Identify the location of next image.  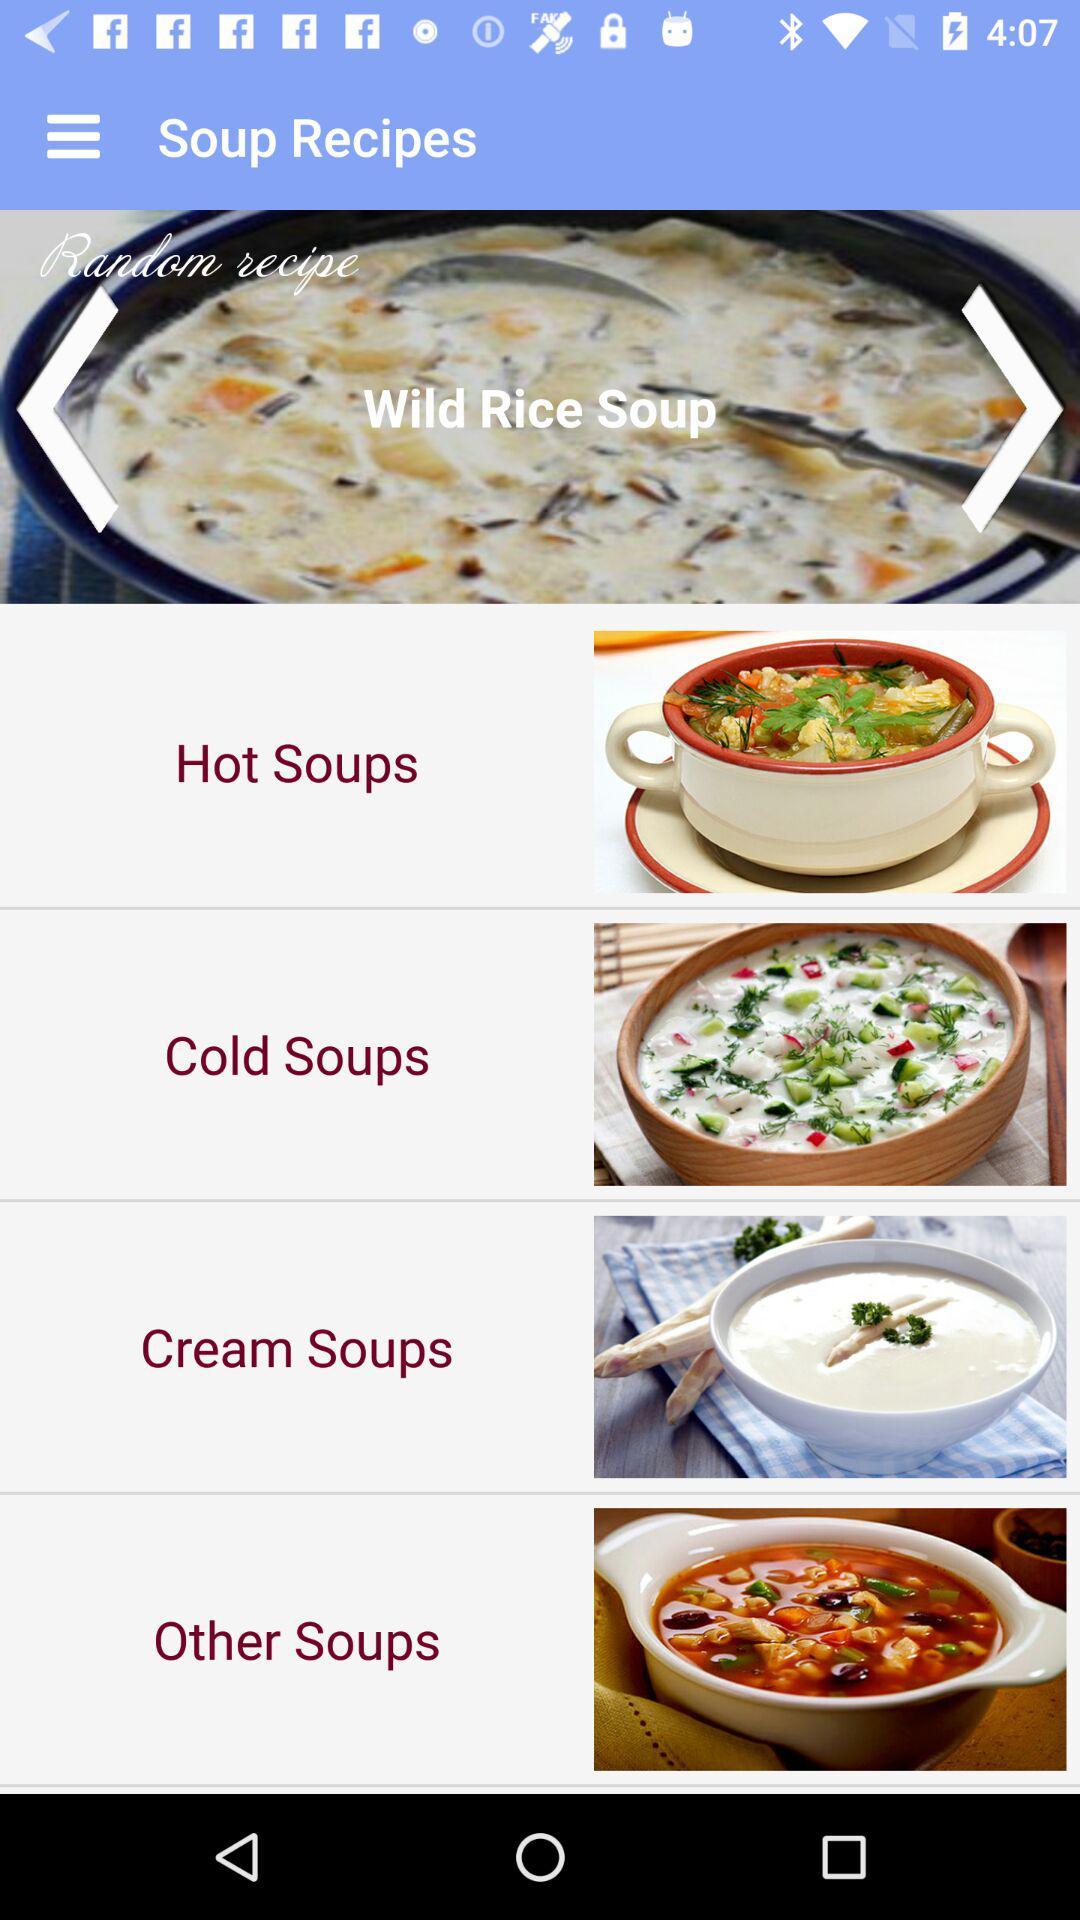
(1014, 405).